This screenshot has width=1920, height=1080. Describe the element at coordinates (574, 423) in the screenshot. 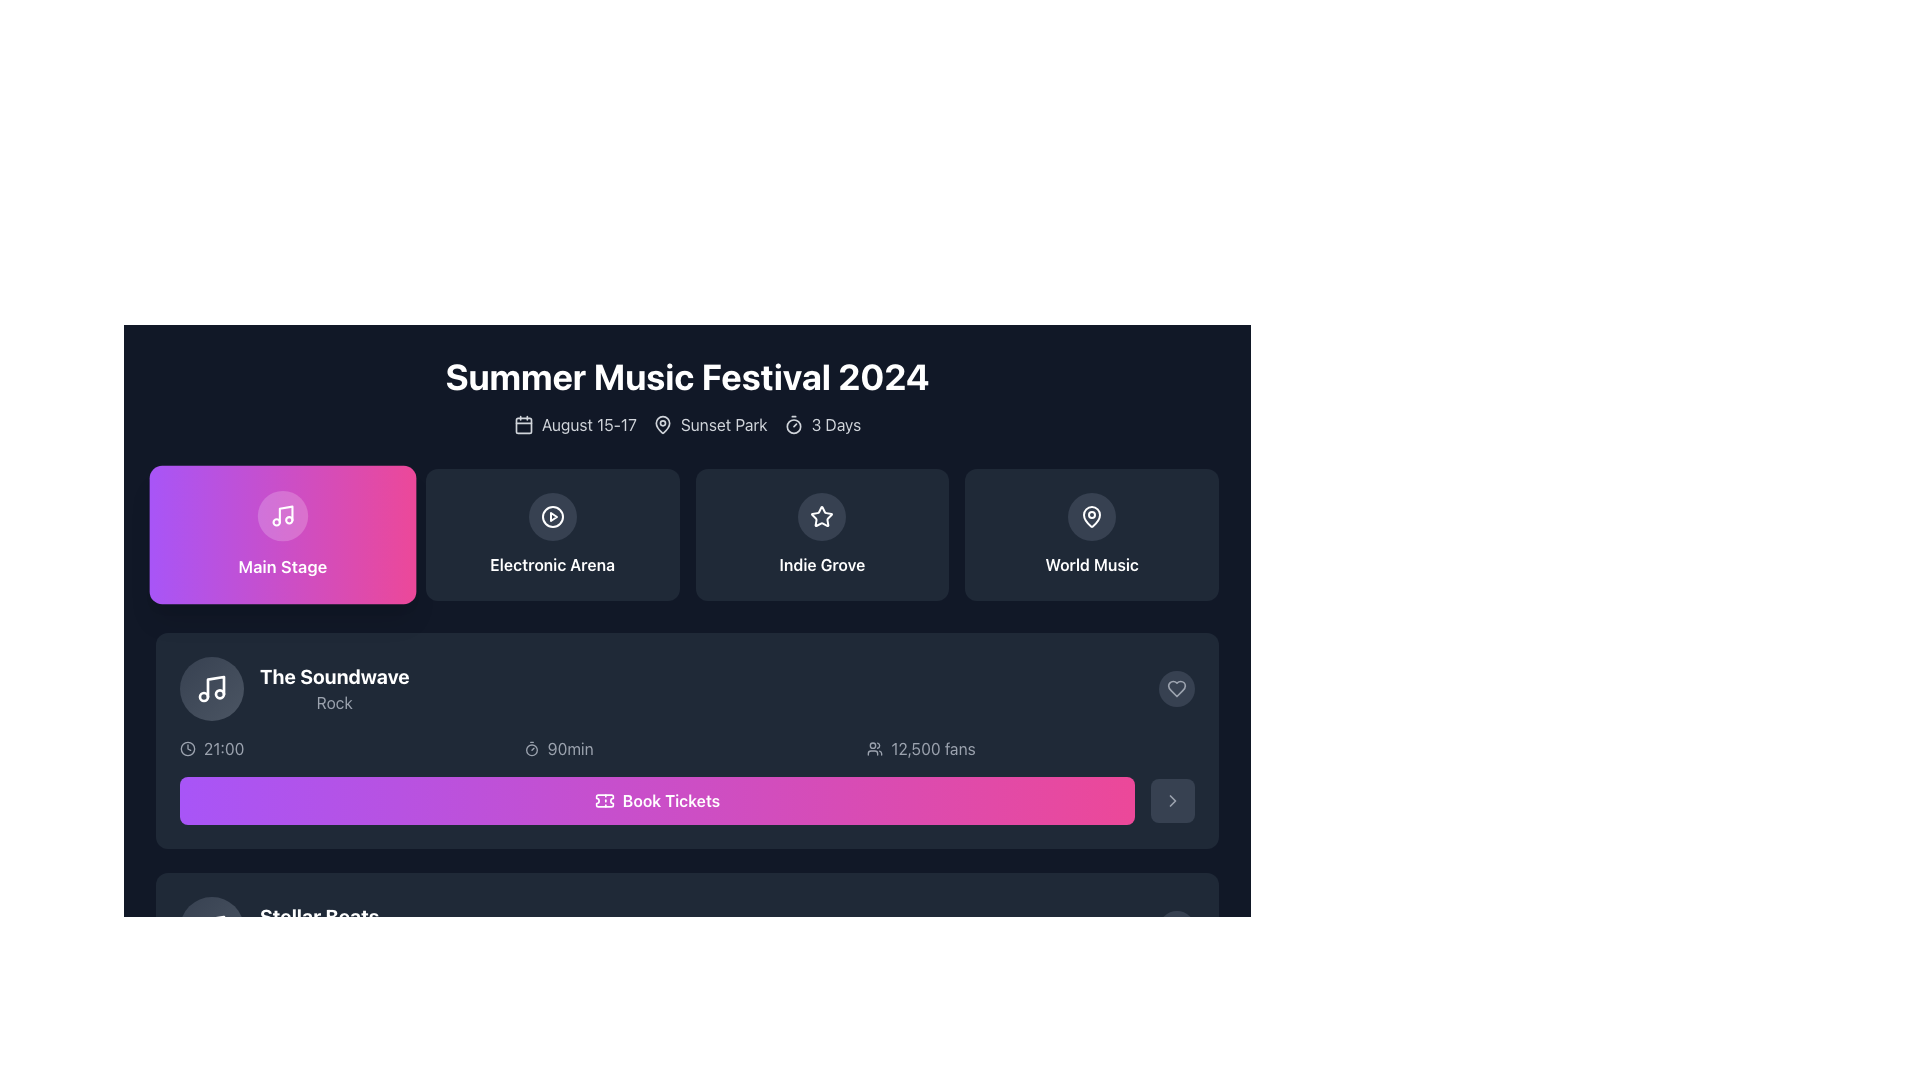

I see `the text element displaying the event date 'August 15-17' with the adjacent calendar icon` at that location.